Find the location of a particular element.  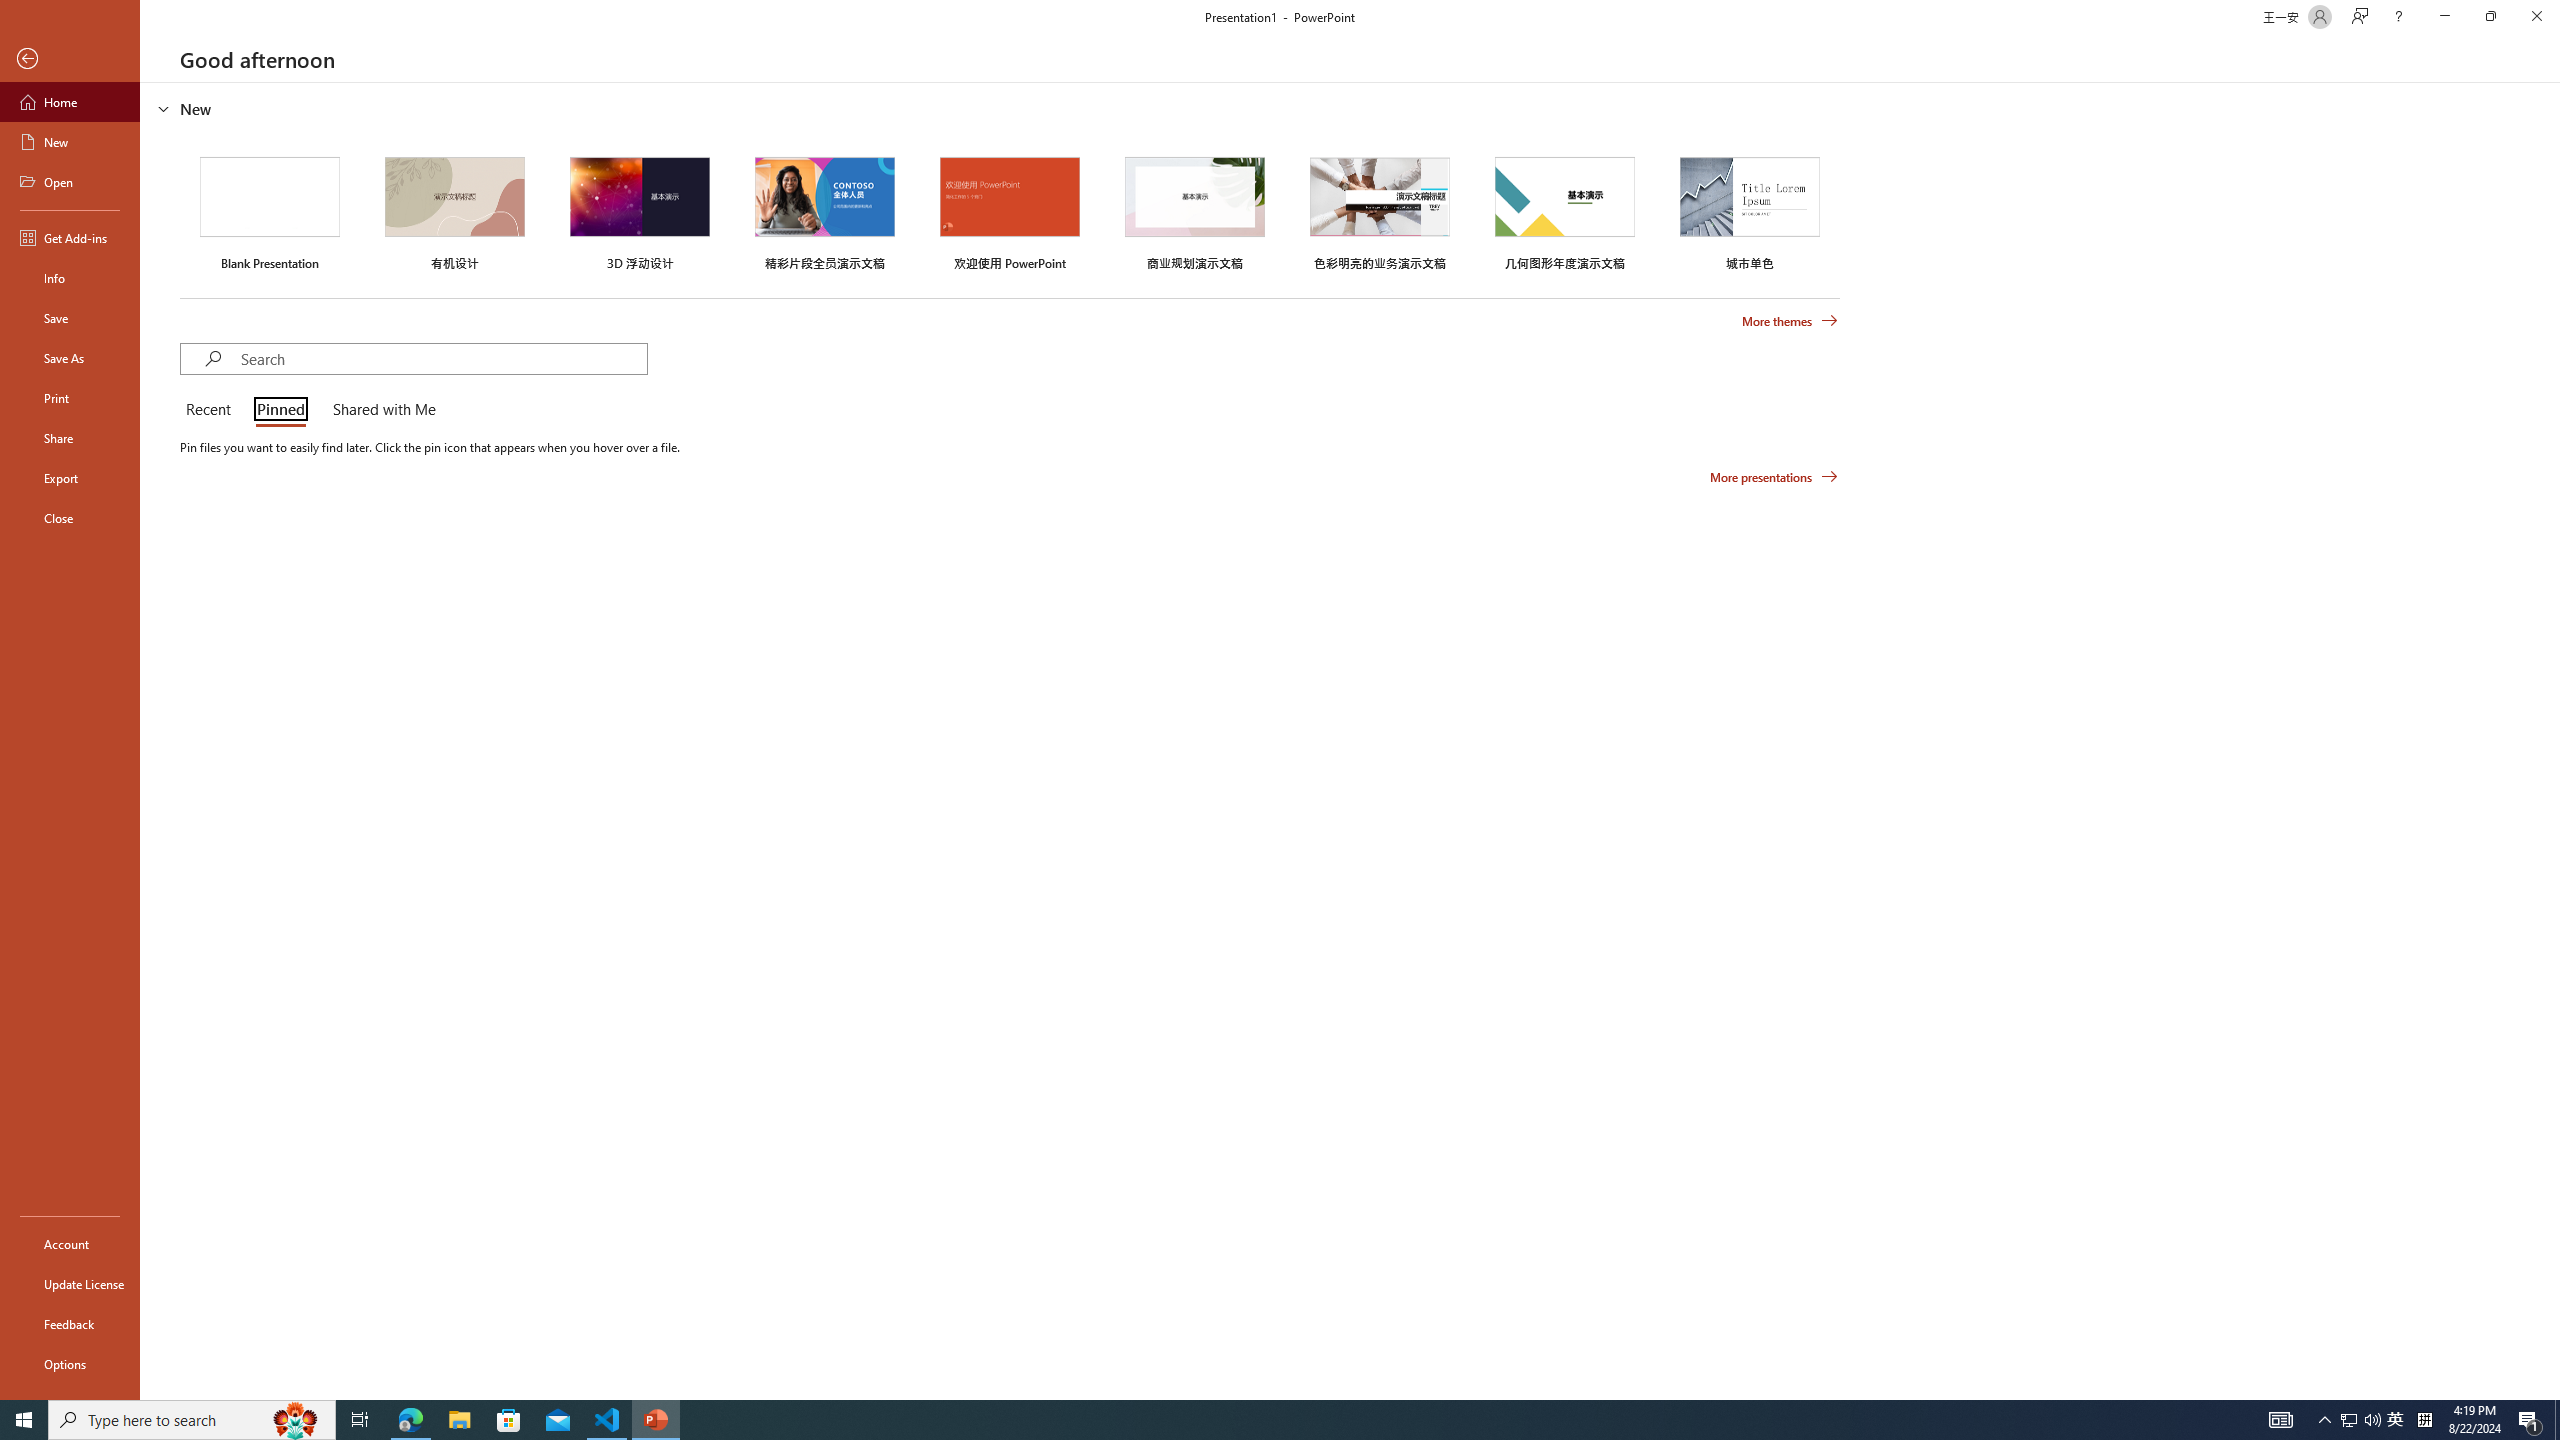

'Class: NetUIScrollBar' is located at coordinates (2551, 740).